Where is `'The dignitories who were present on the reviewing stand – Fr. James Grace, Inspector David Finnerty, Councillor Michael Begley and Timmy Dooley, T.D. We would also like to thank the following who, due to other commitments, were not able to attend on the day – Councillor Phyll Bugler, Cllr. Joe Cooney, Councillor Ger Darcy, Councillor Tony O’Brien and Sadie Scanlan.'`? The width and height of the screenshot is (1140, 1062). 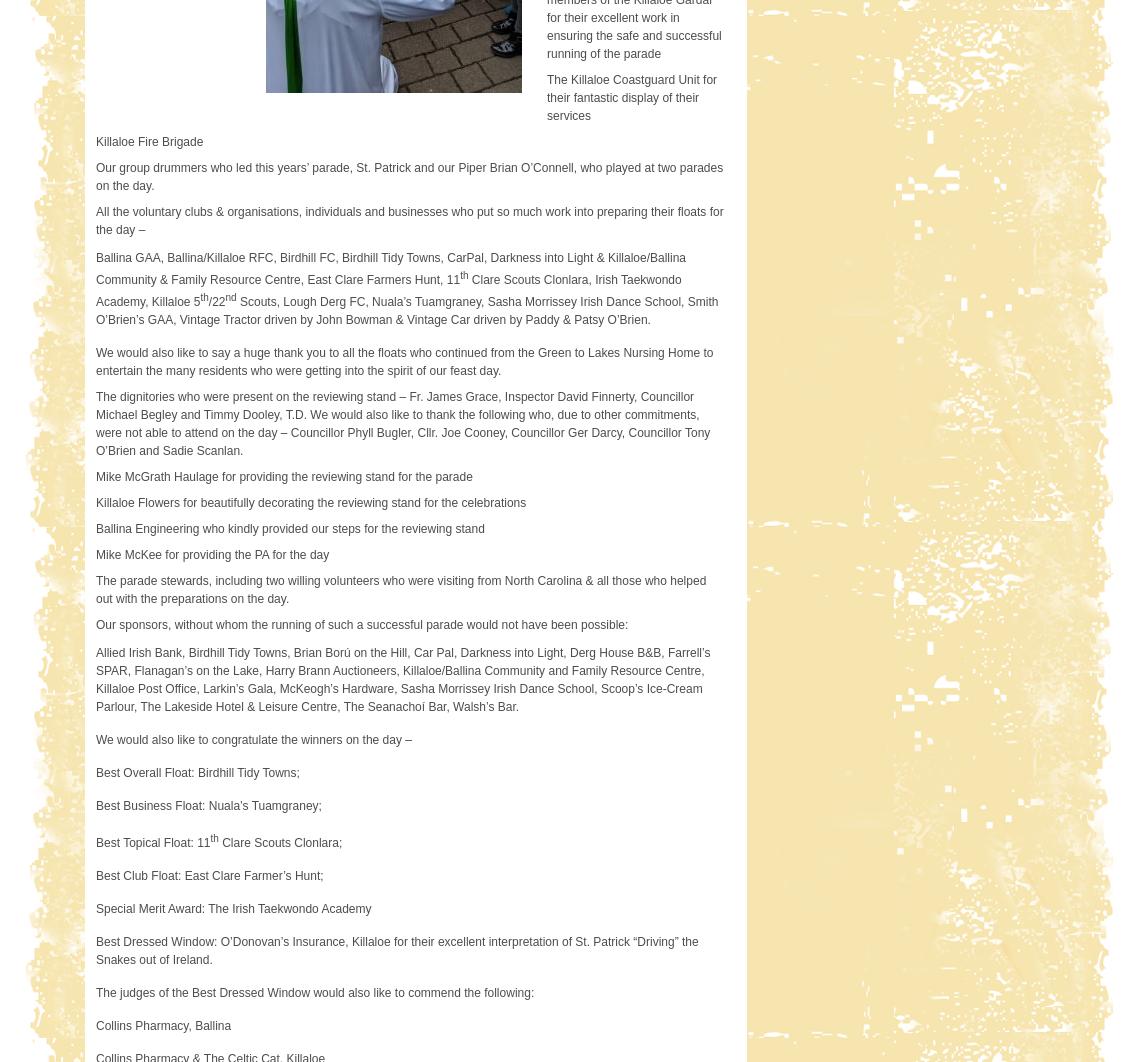
'The dignitories who were present on the reviewing stand – Fr. James Grace, Inspector David Finnerty, Councillor Michael Begley and Timmy Dooley, T.D. We would also like to thank the following who, due to other commitments, were not able to attend on the day – Councillor Phyll Bugler, Cllr. Joe Cooney, Councillor Ger Darcy, Councillor Tony O’Brien and Sadie Scanlan.' is located at coordinates (401, 421).